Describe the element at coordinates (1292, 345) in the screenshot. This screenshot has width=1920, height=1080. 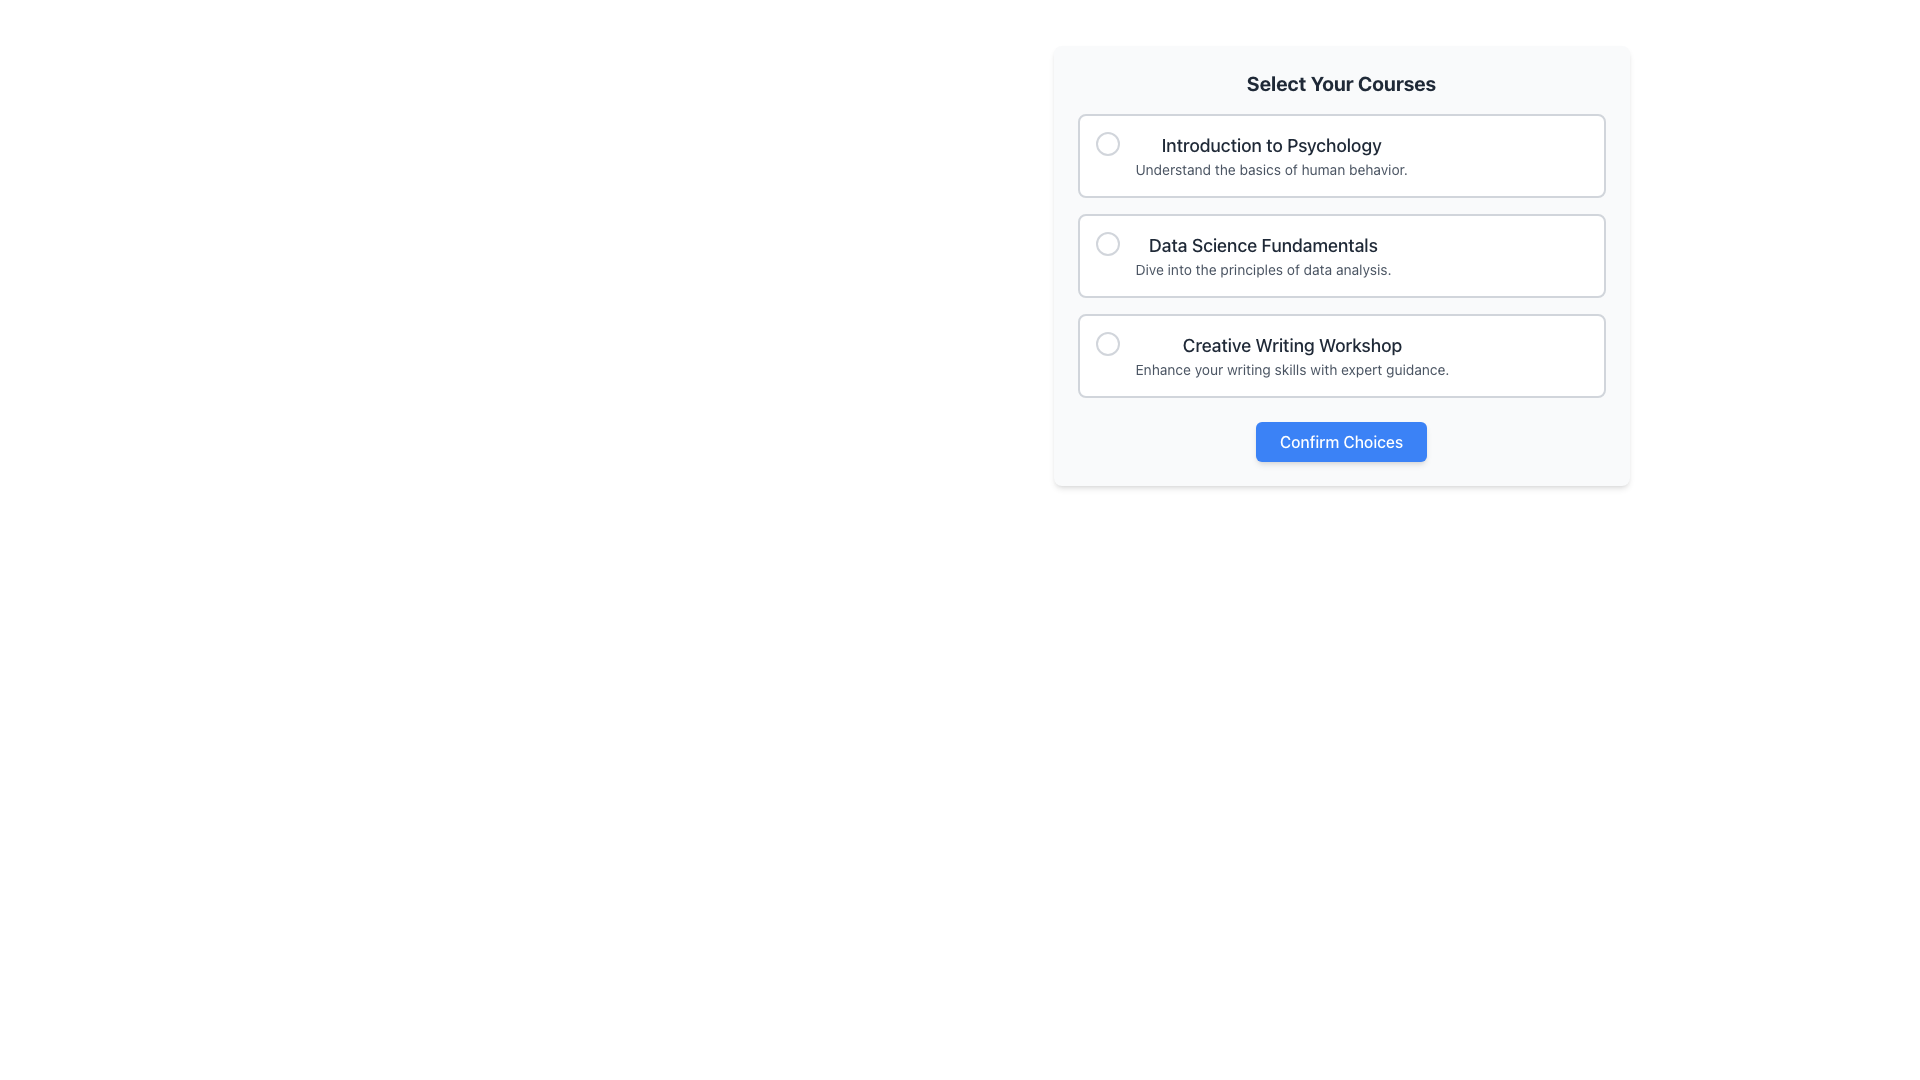
I see `the title text element that conveys the name of a specific course available for selection, located directly above the text 'Enhance your writing skills with expert guidance.'` at that location.